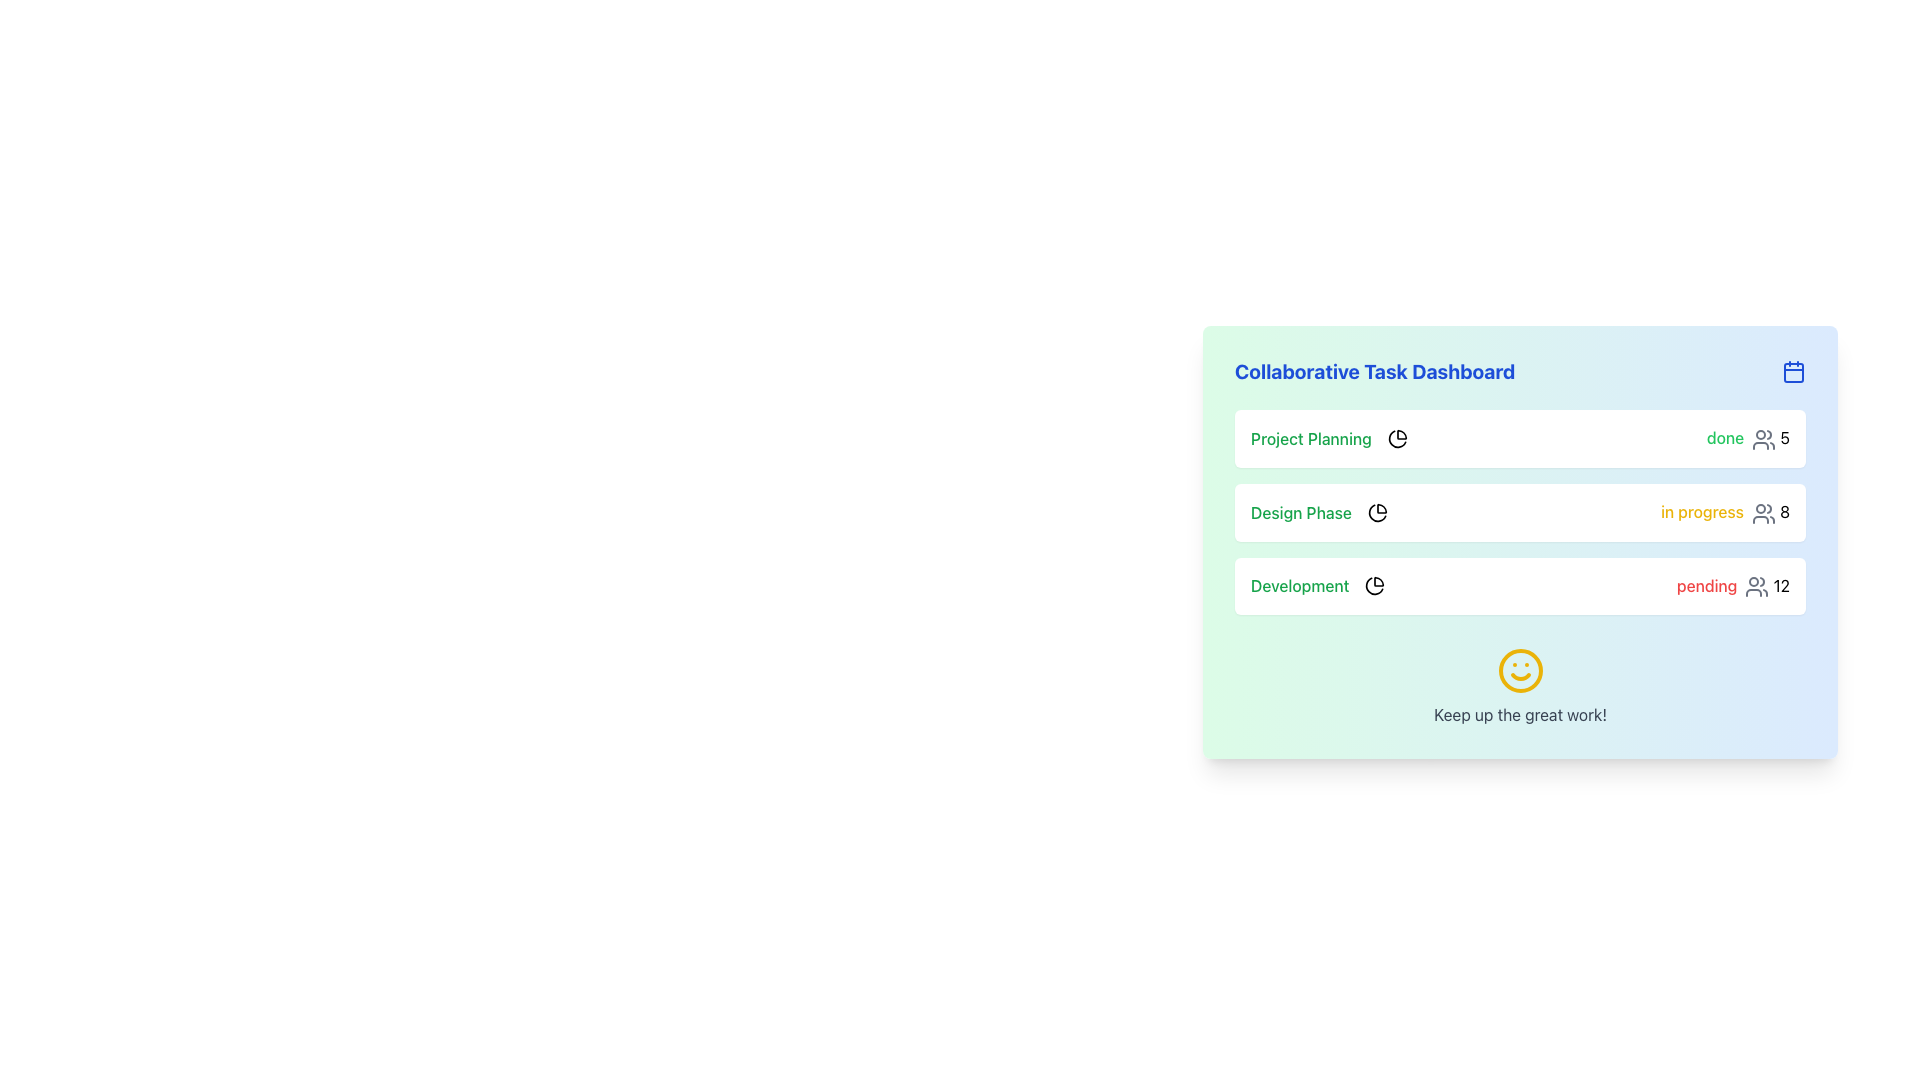 The image size is (1920, 1080). What do you see at coordinates (1520, 511) in the screenshot?
I see `information displayed in the task summary widget, which is the second task in the 'Collaborative Task Dashboard' list, showing its name, progress status, and associated user count` at bounding box center [1520, 511].